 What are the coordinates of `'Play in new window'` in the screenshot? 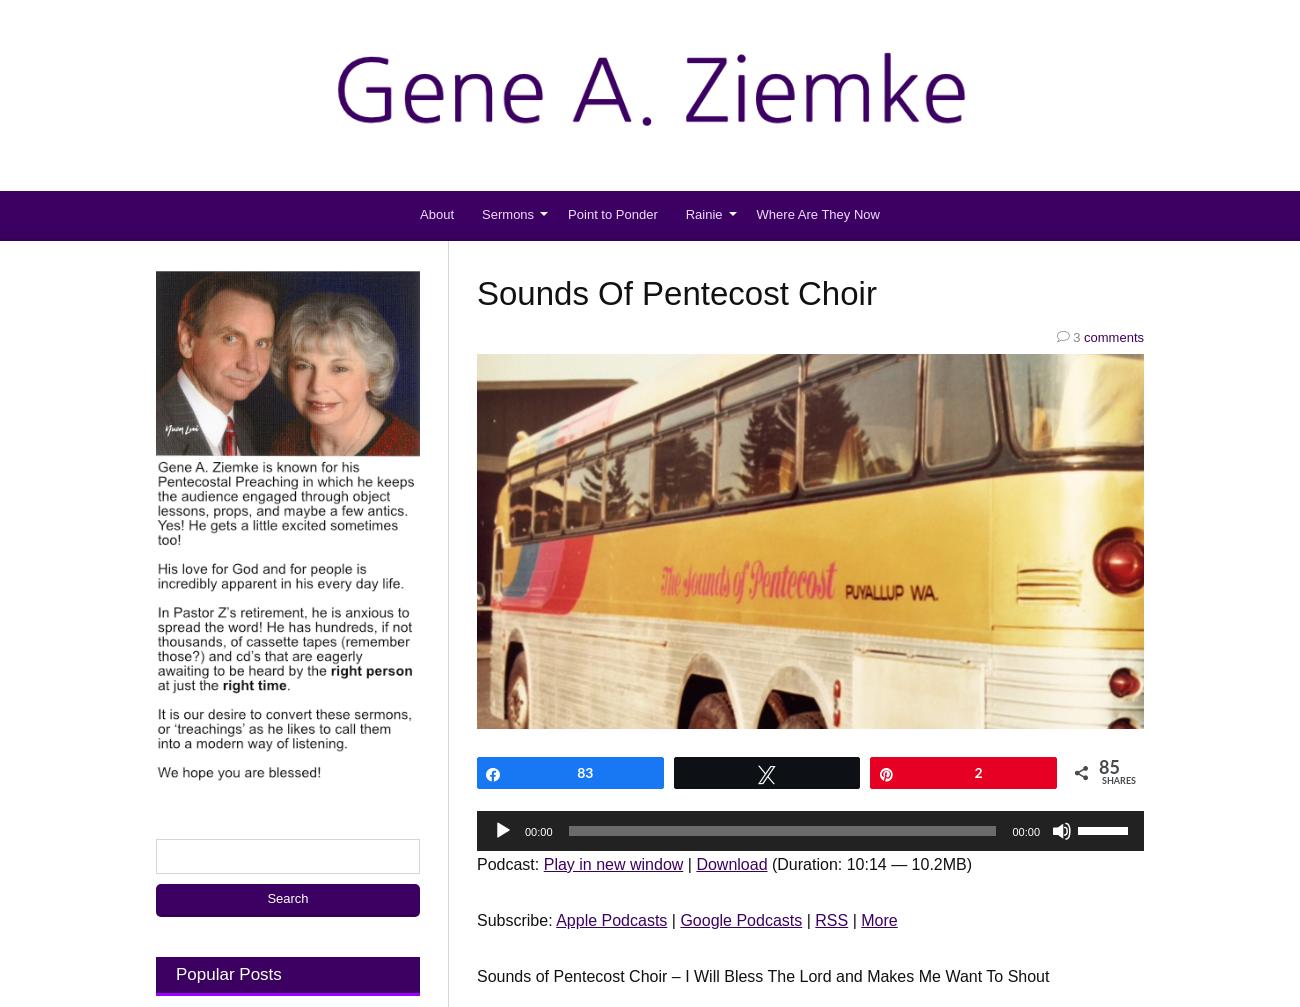 It's located at (612, 862).